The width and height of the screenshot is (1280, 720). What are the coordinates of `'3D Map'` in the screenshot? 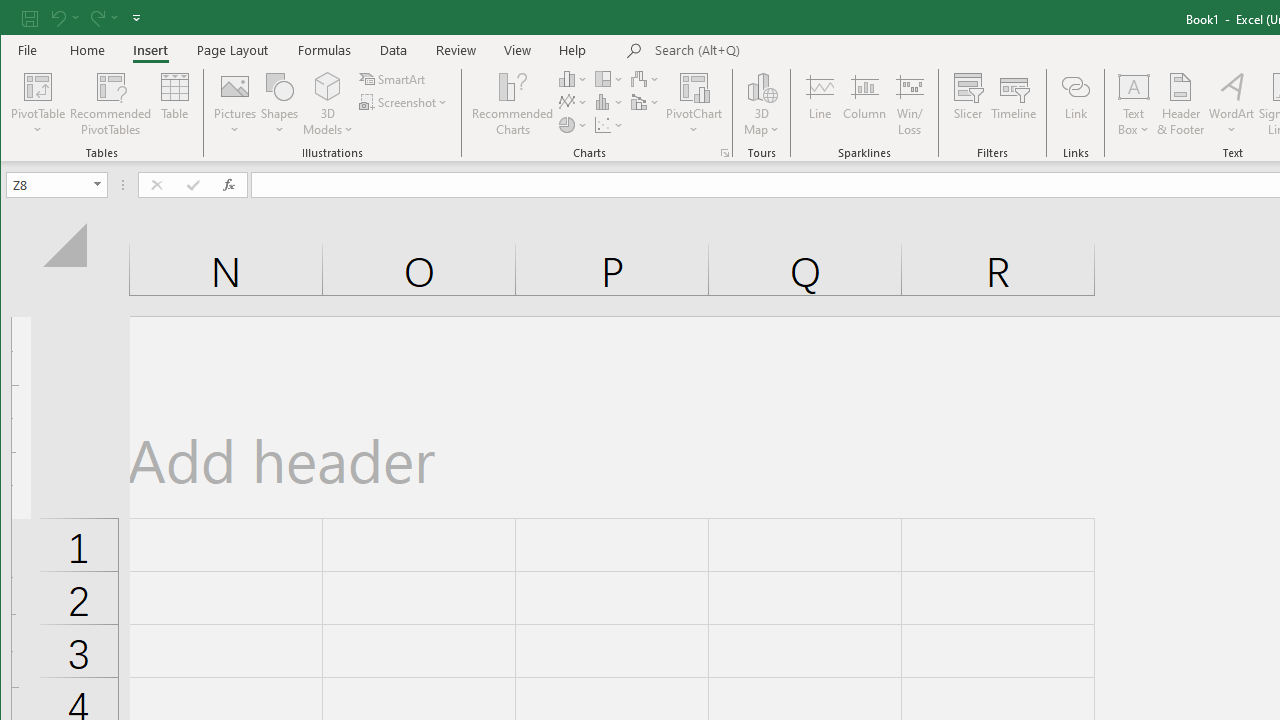 It's located at (761, 85).